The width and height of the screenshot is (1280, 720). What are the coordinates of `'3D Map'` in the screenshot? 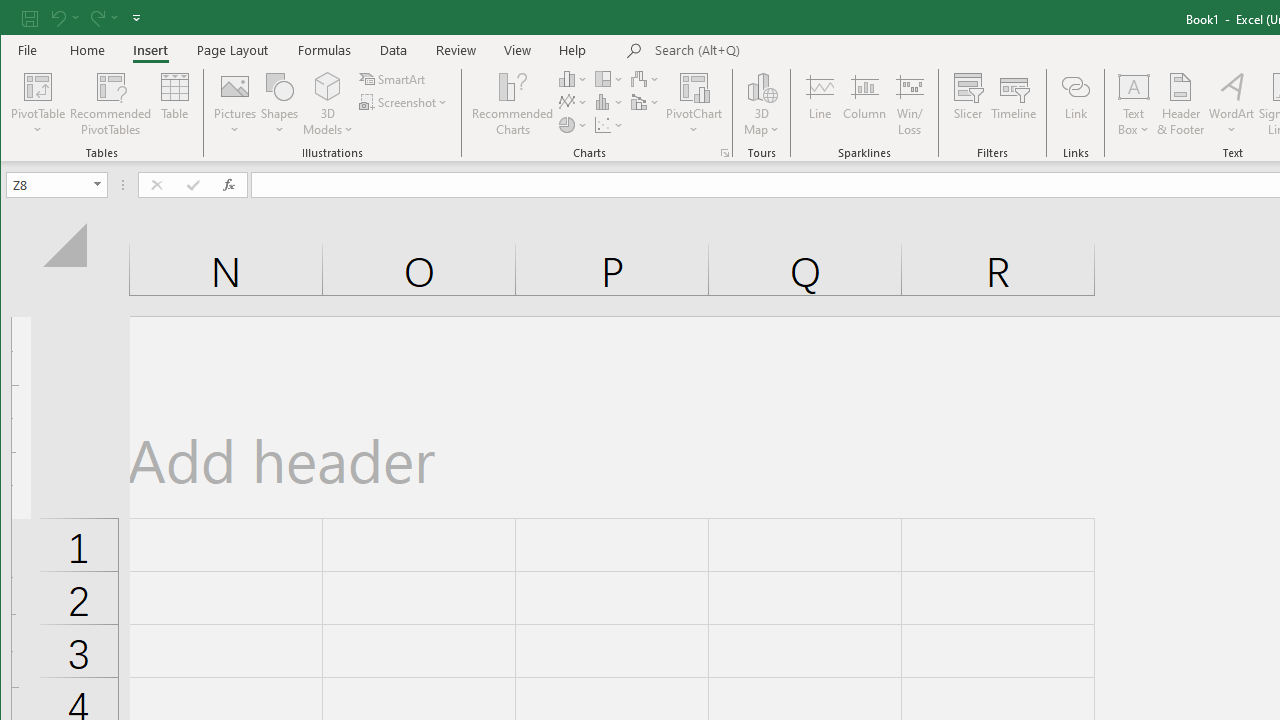 It's located at (761, 85).